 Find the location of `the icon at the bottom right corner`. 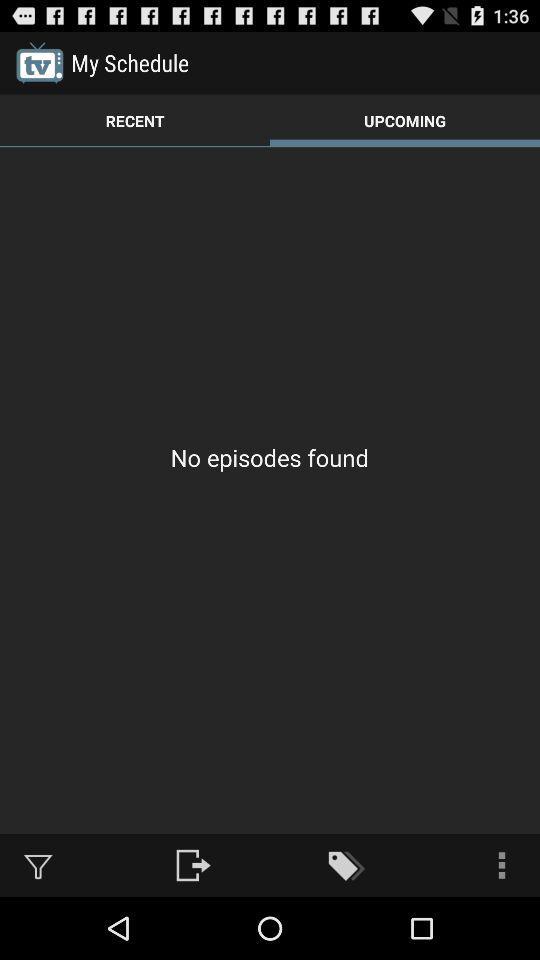

the icon at the bottom right corner is located at coordinates (500, 864).